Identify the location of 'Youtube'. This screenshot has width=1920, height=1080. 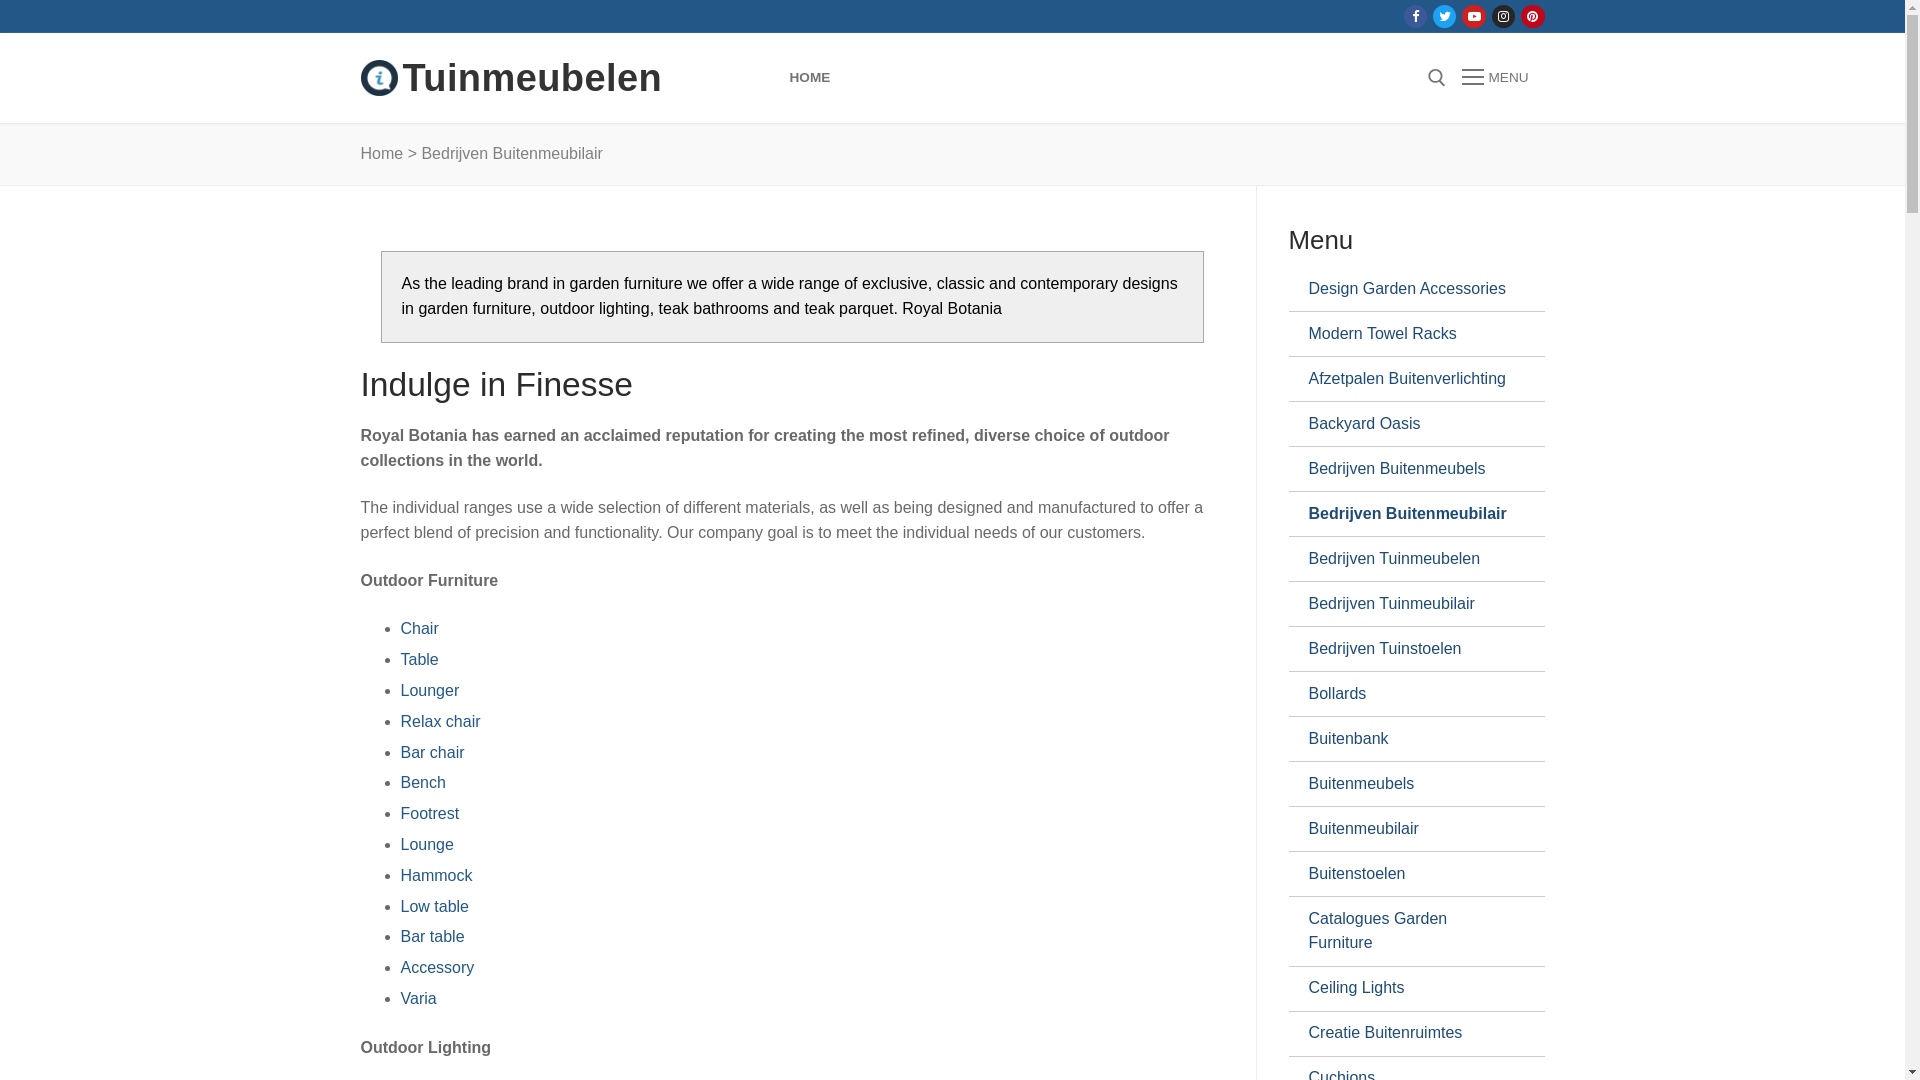
(1474, 16).